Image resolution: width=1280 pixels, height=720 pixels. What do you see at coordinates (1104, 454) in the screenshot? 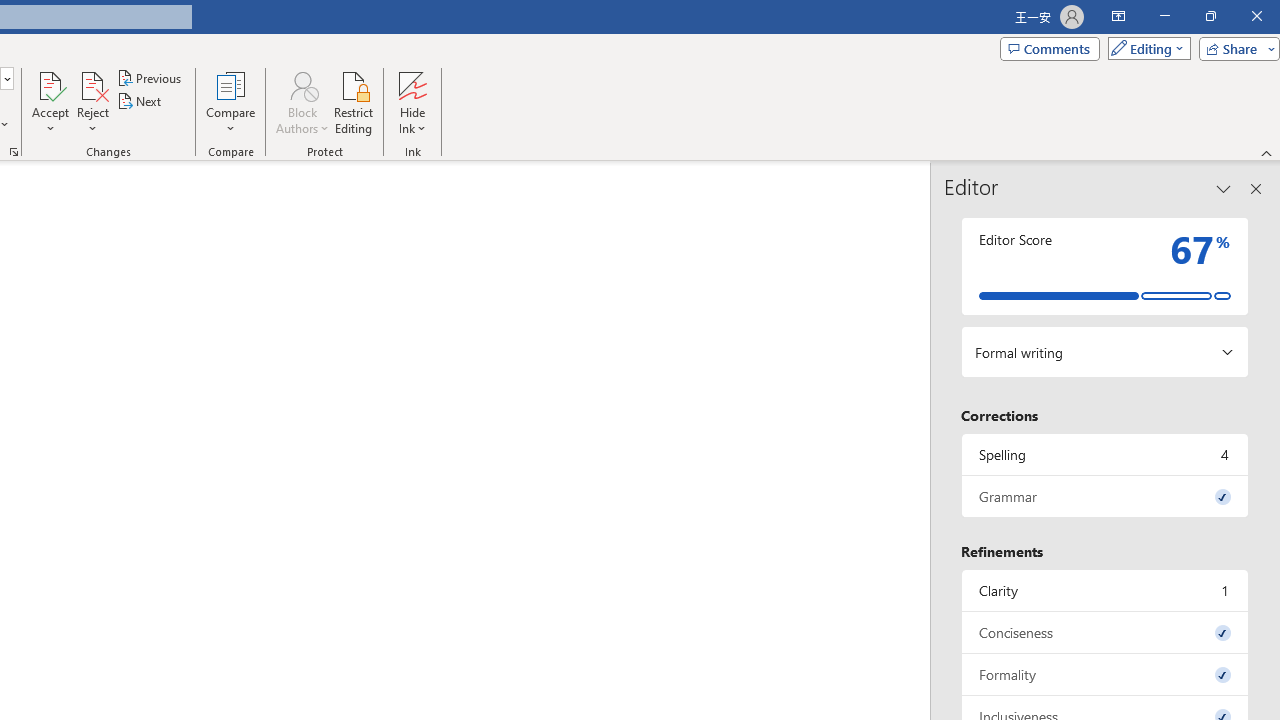
I see `'Spelling, 4 issues. Press space or enter to review items.'` at bounding box center [1104, 454].